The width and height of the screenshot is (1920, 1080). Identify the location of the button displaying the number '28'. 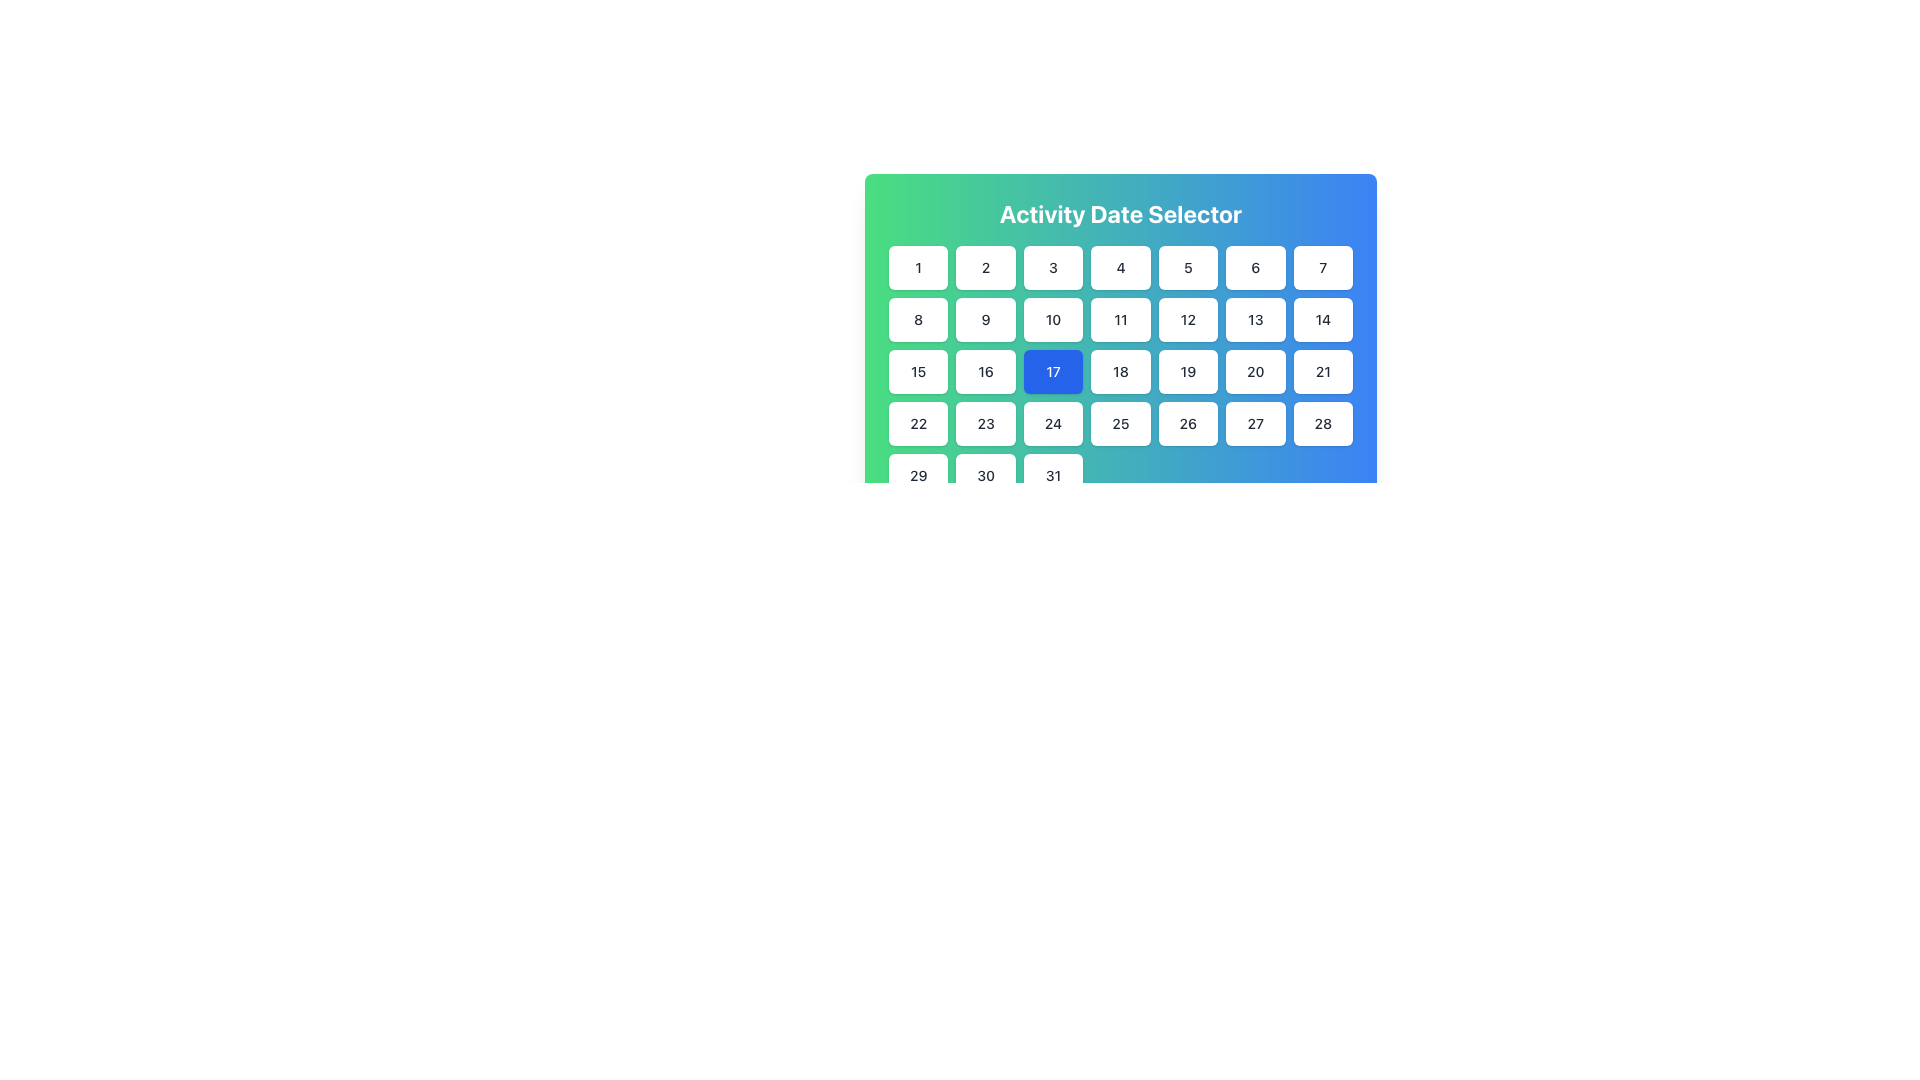
(1323, 423).